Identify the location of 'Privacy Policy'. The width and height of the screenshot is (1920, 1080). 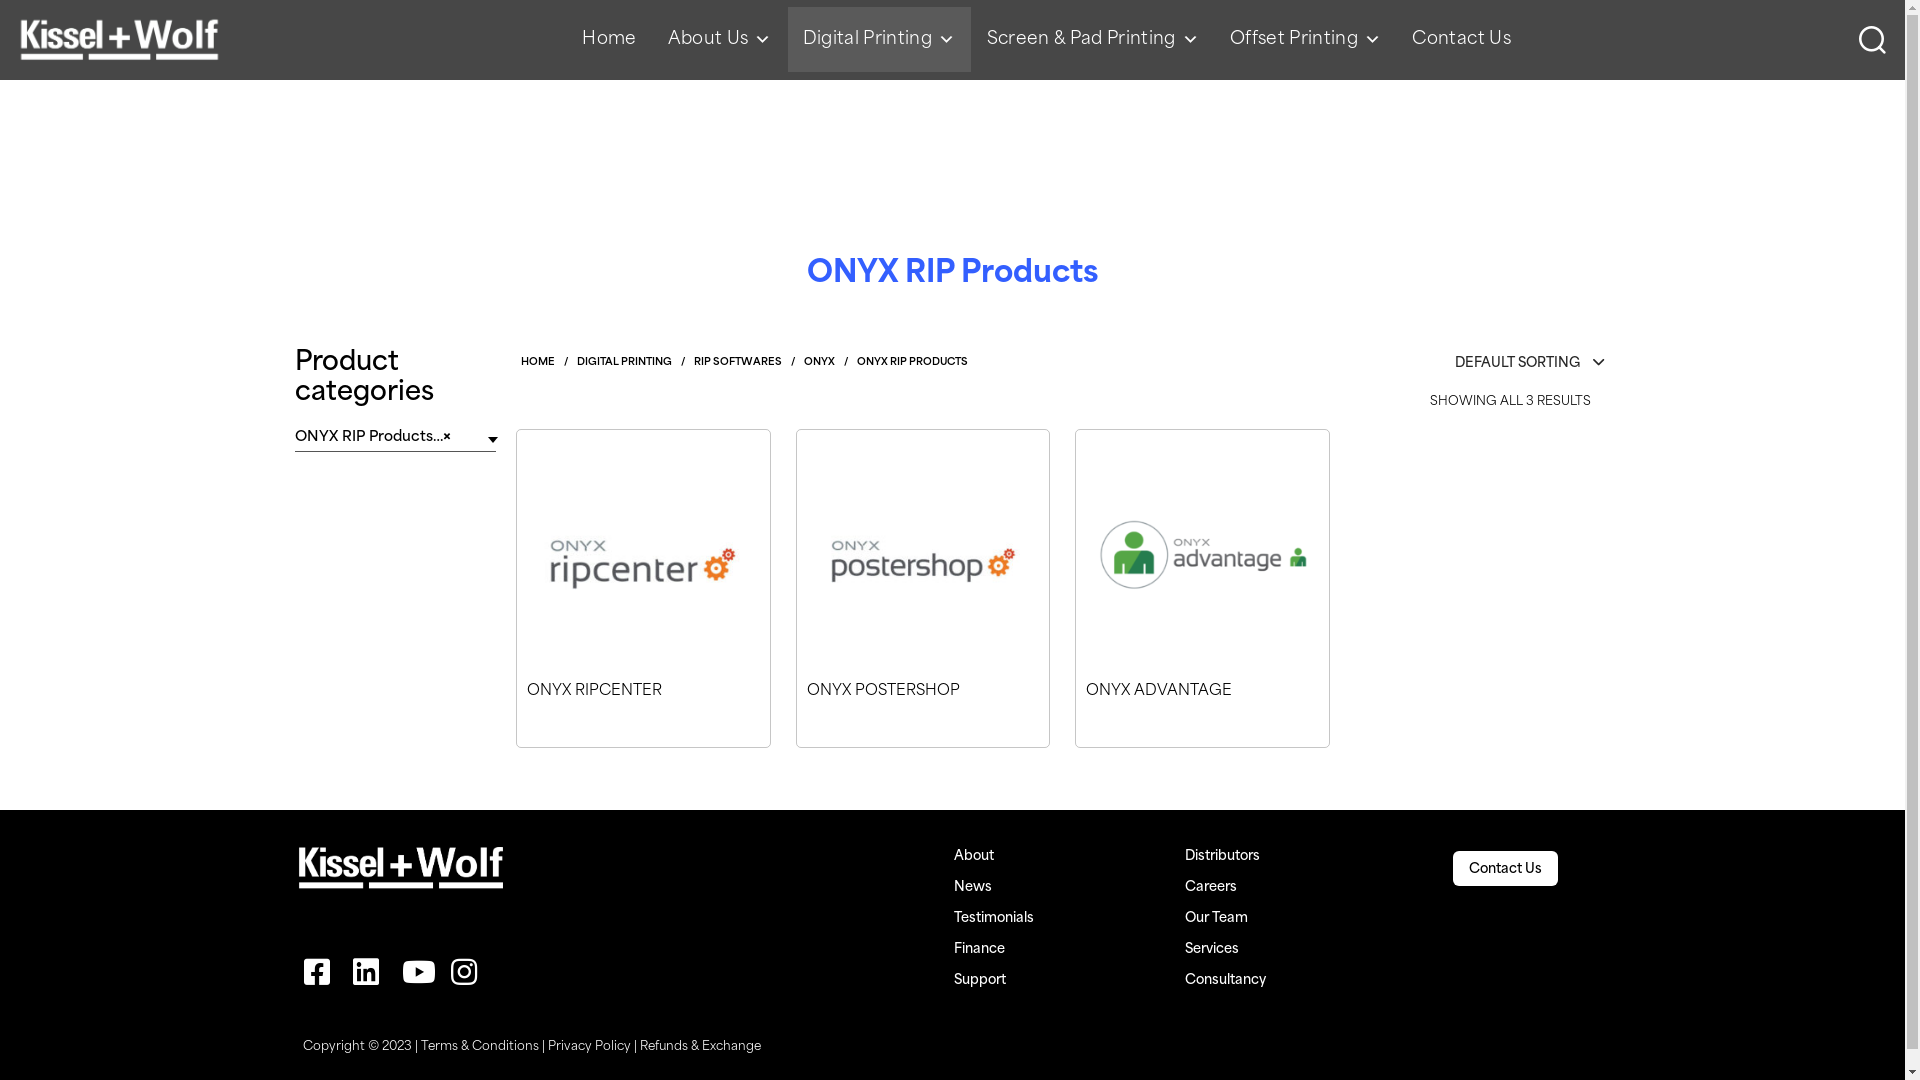
(588, 1046).